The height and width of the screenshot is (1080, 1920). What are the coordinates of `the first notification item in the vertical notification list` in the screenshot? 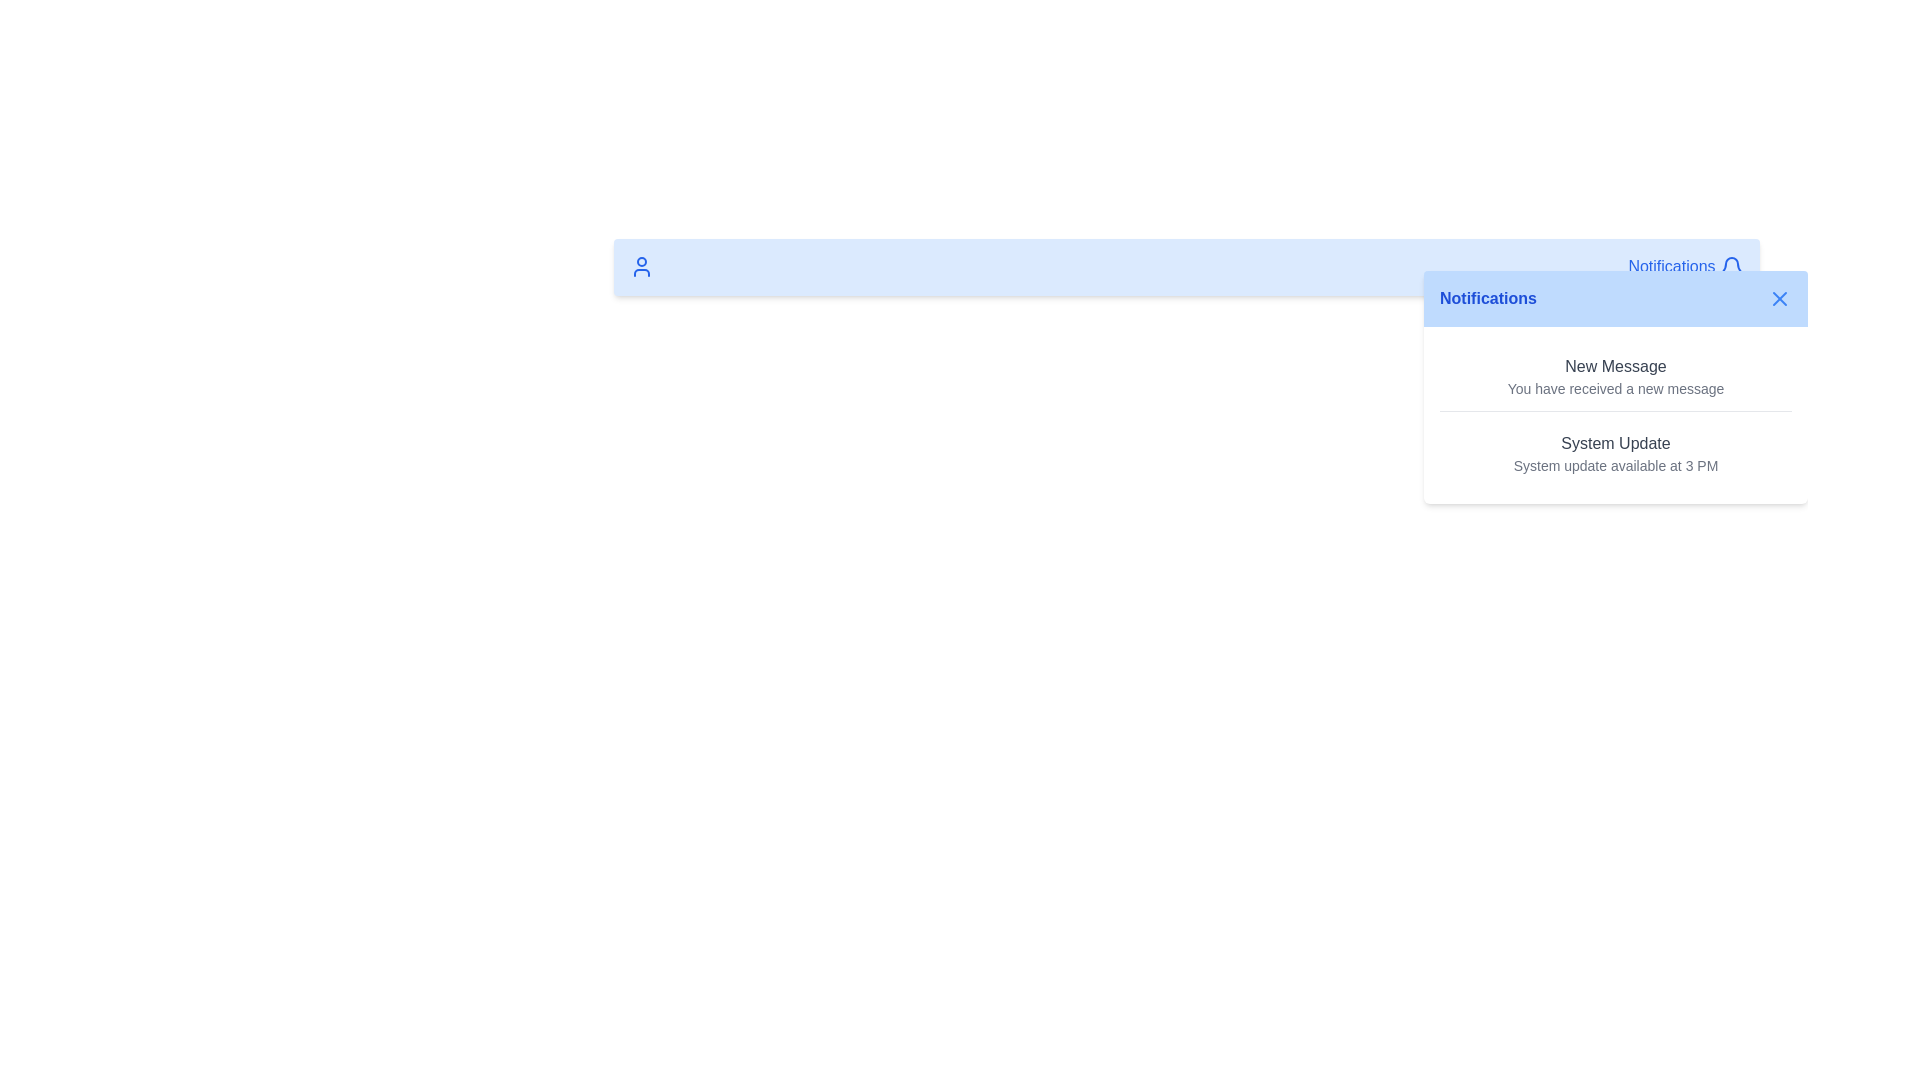 It's located at (1616, 377).